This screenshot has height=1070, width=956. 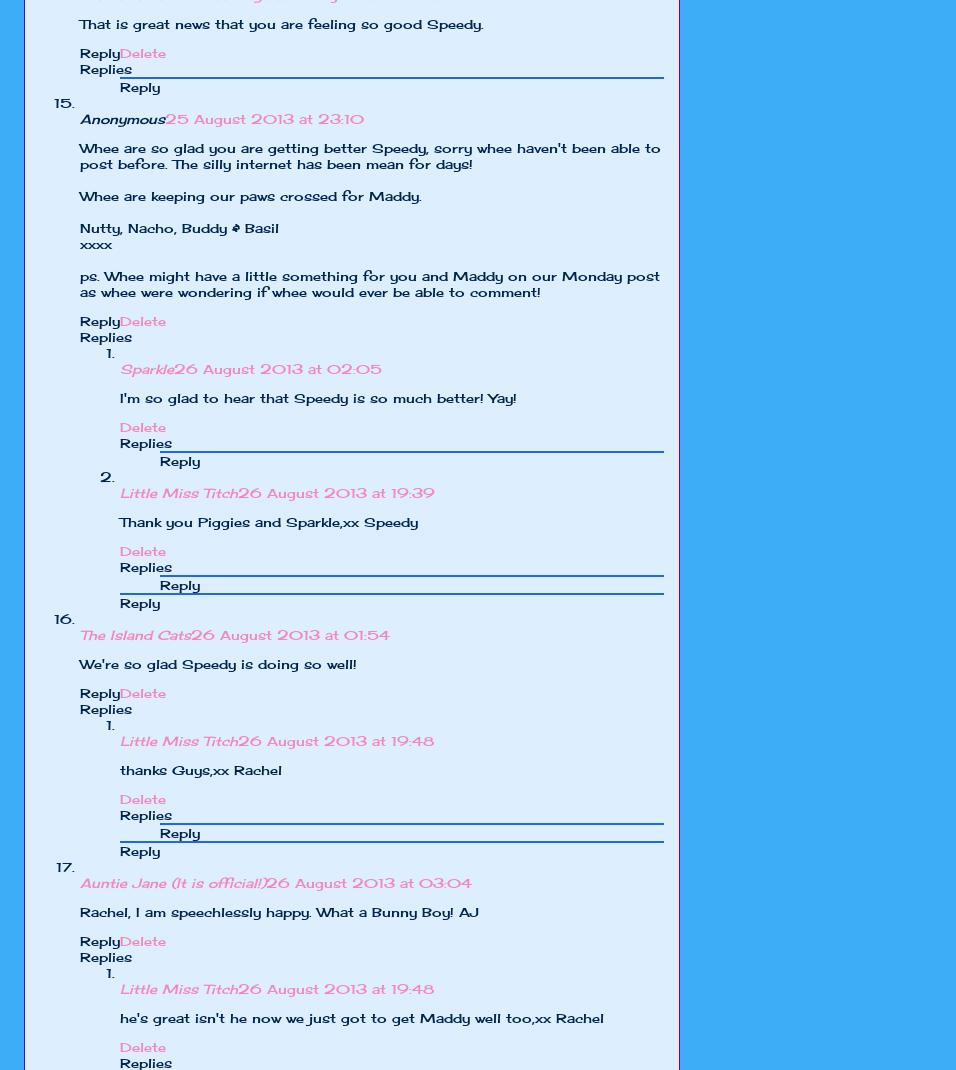 What do you see at coordinates (173, 882) in the screenshot?
I see `'Auntie Jane (It is official!)'` at bounding box center [173, 882].